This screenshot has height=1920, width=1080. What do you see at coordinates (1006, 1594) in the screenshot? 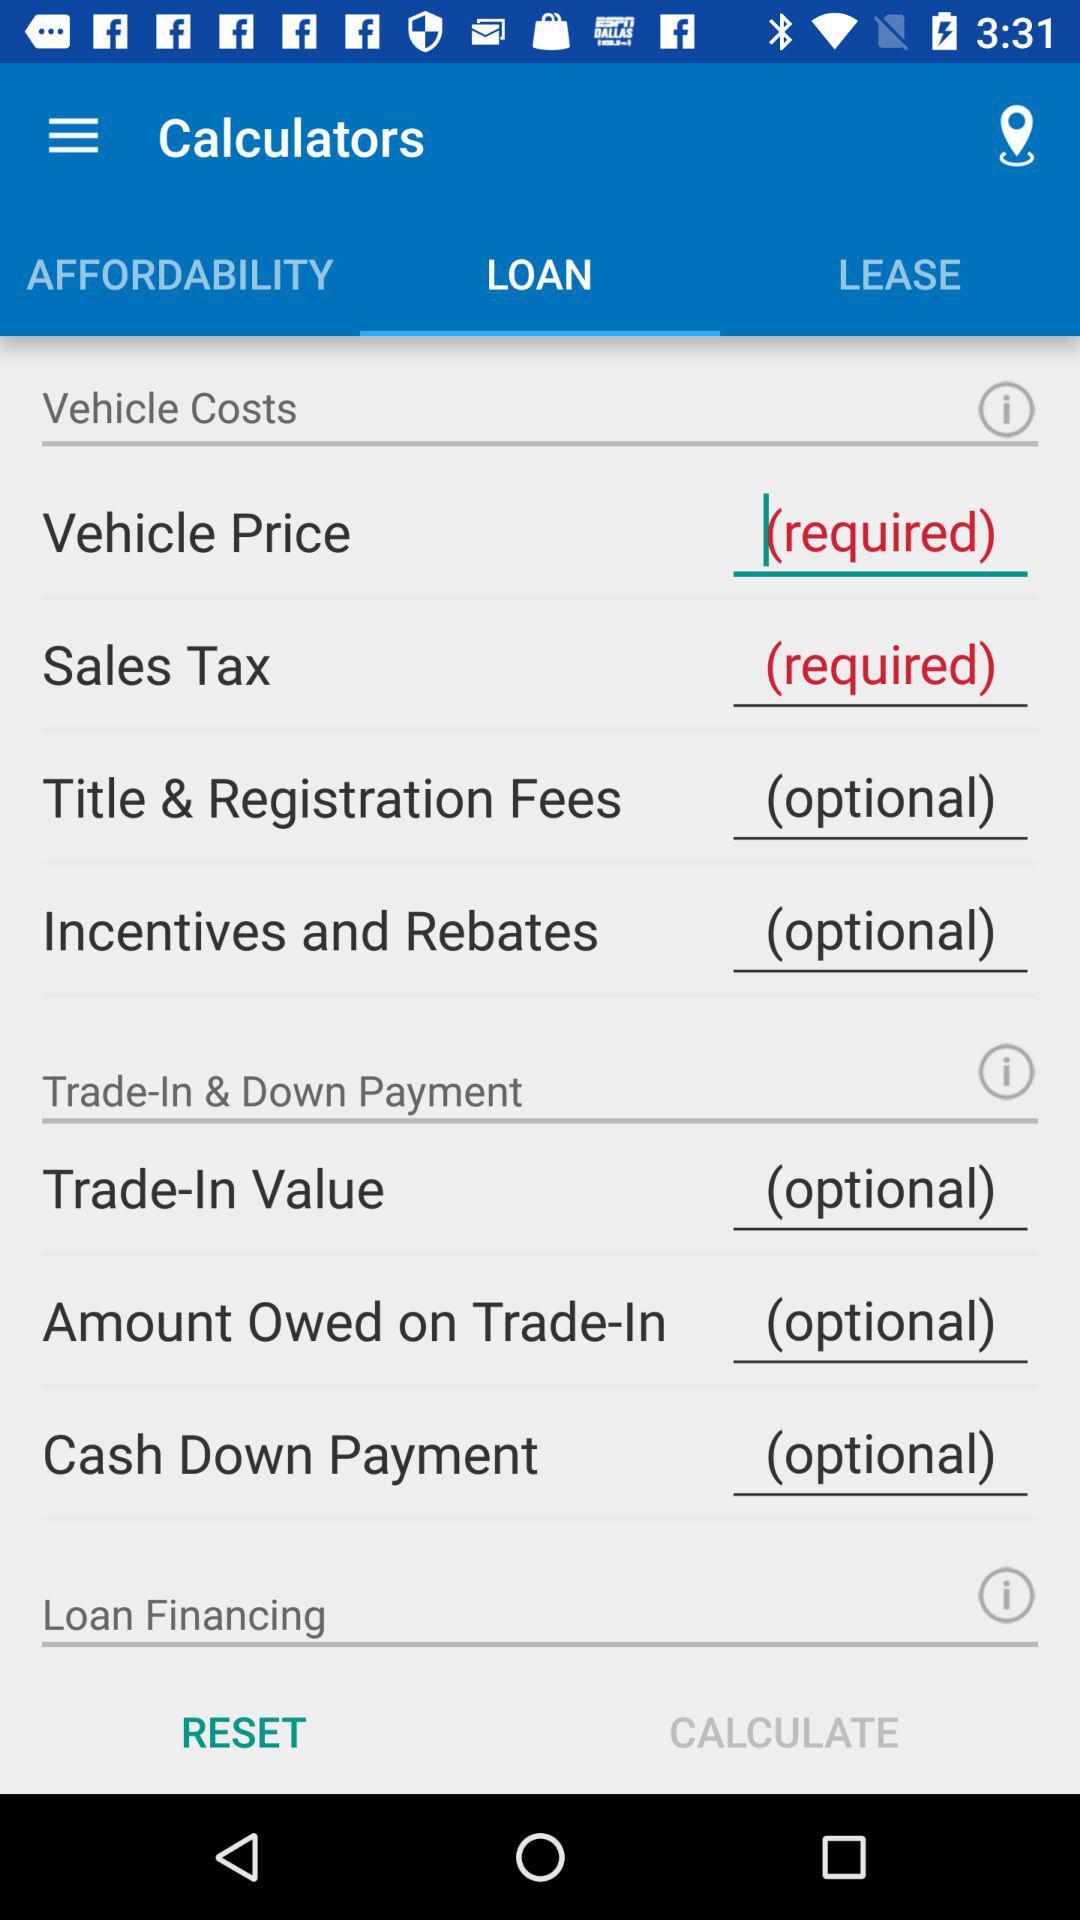
I see `receive information about loan financing` at bounding box center [1006, 1594].